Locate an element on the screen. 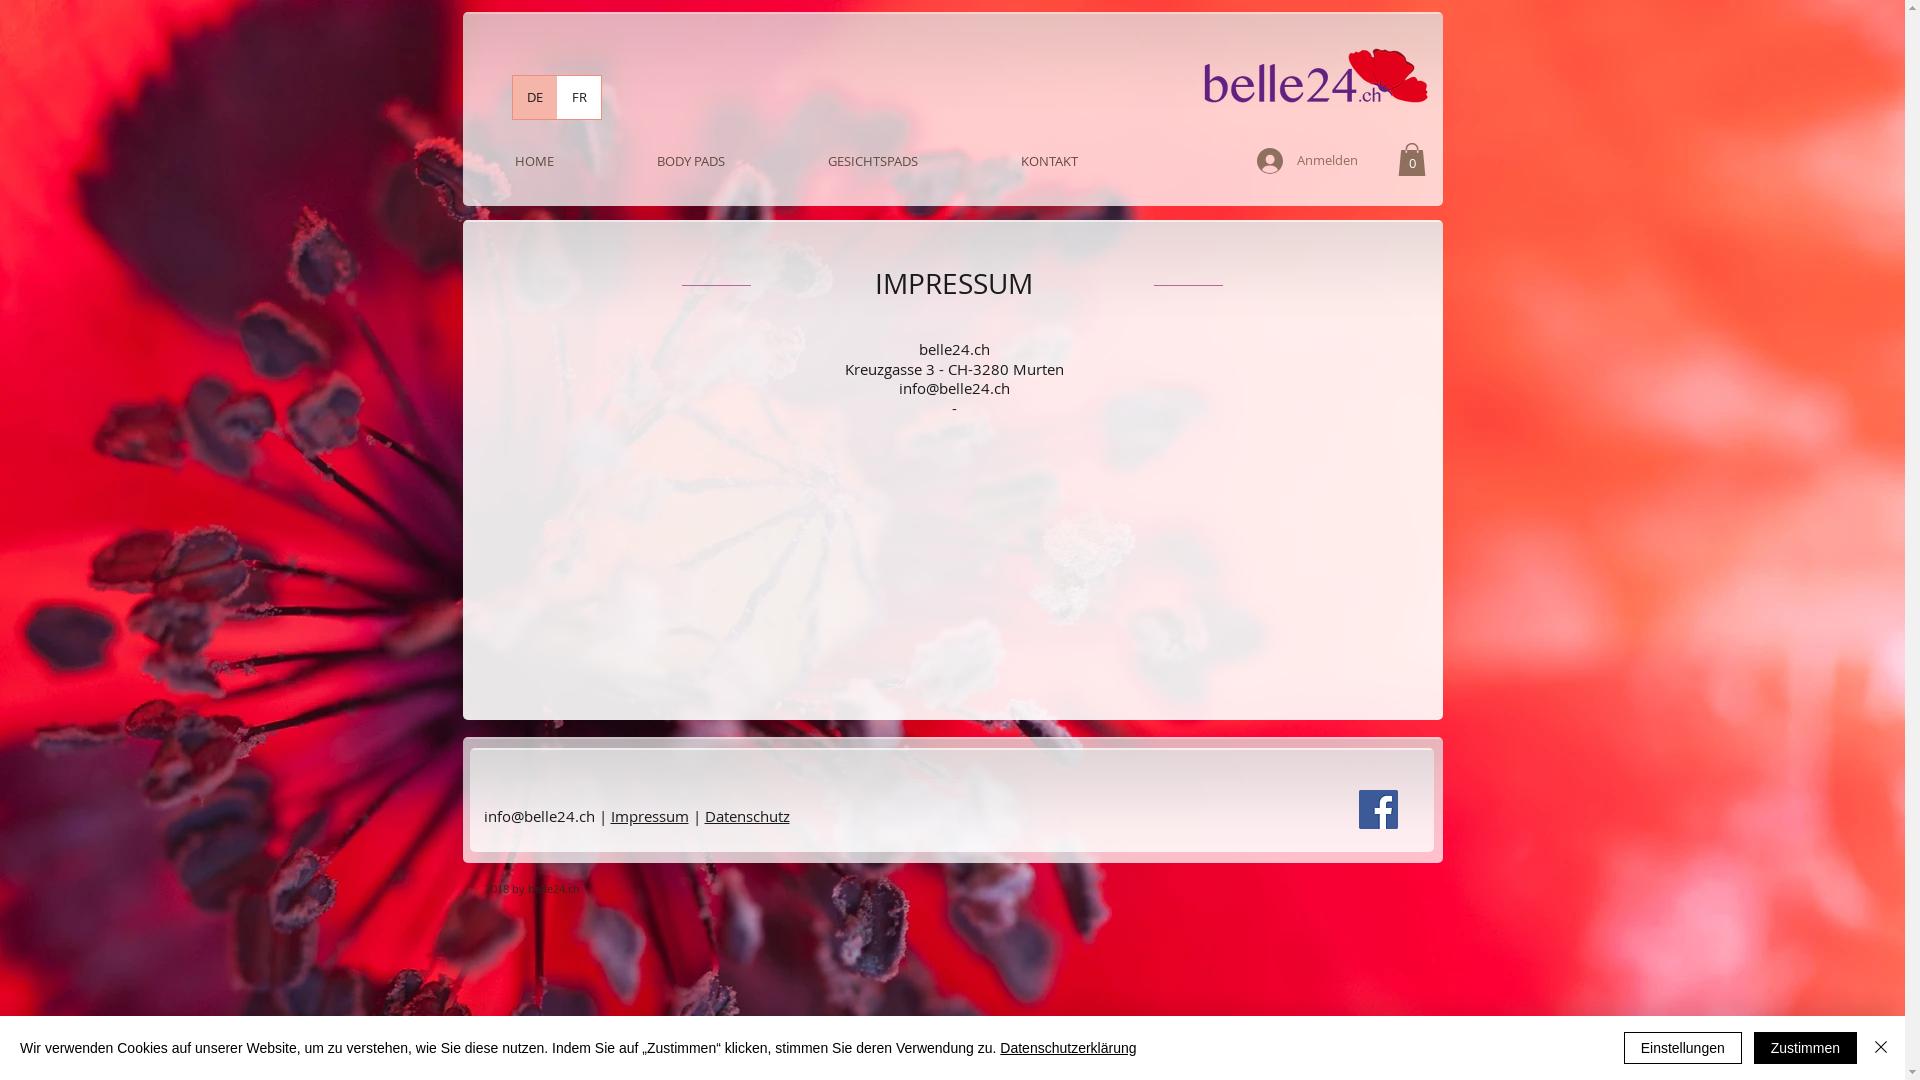 The image size is (1920, 1080). 'HOME' is located at coordinates (534, 160).